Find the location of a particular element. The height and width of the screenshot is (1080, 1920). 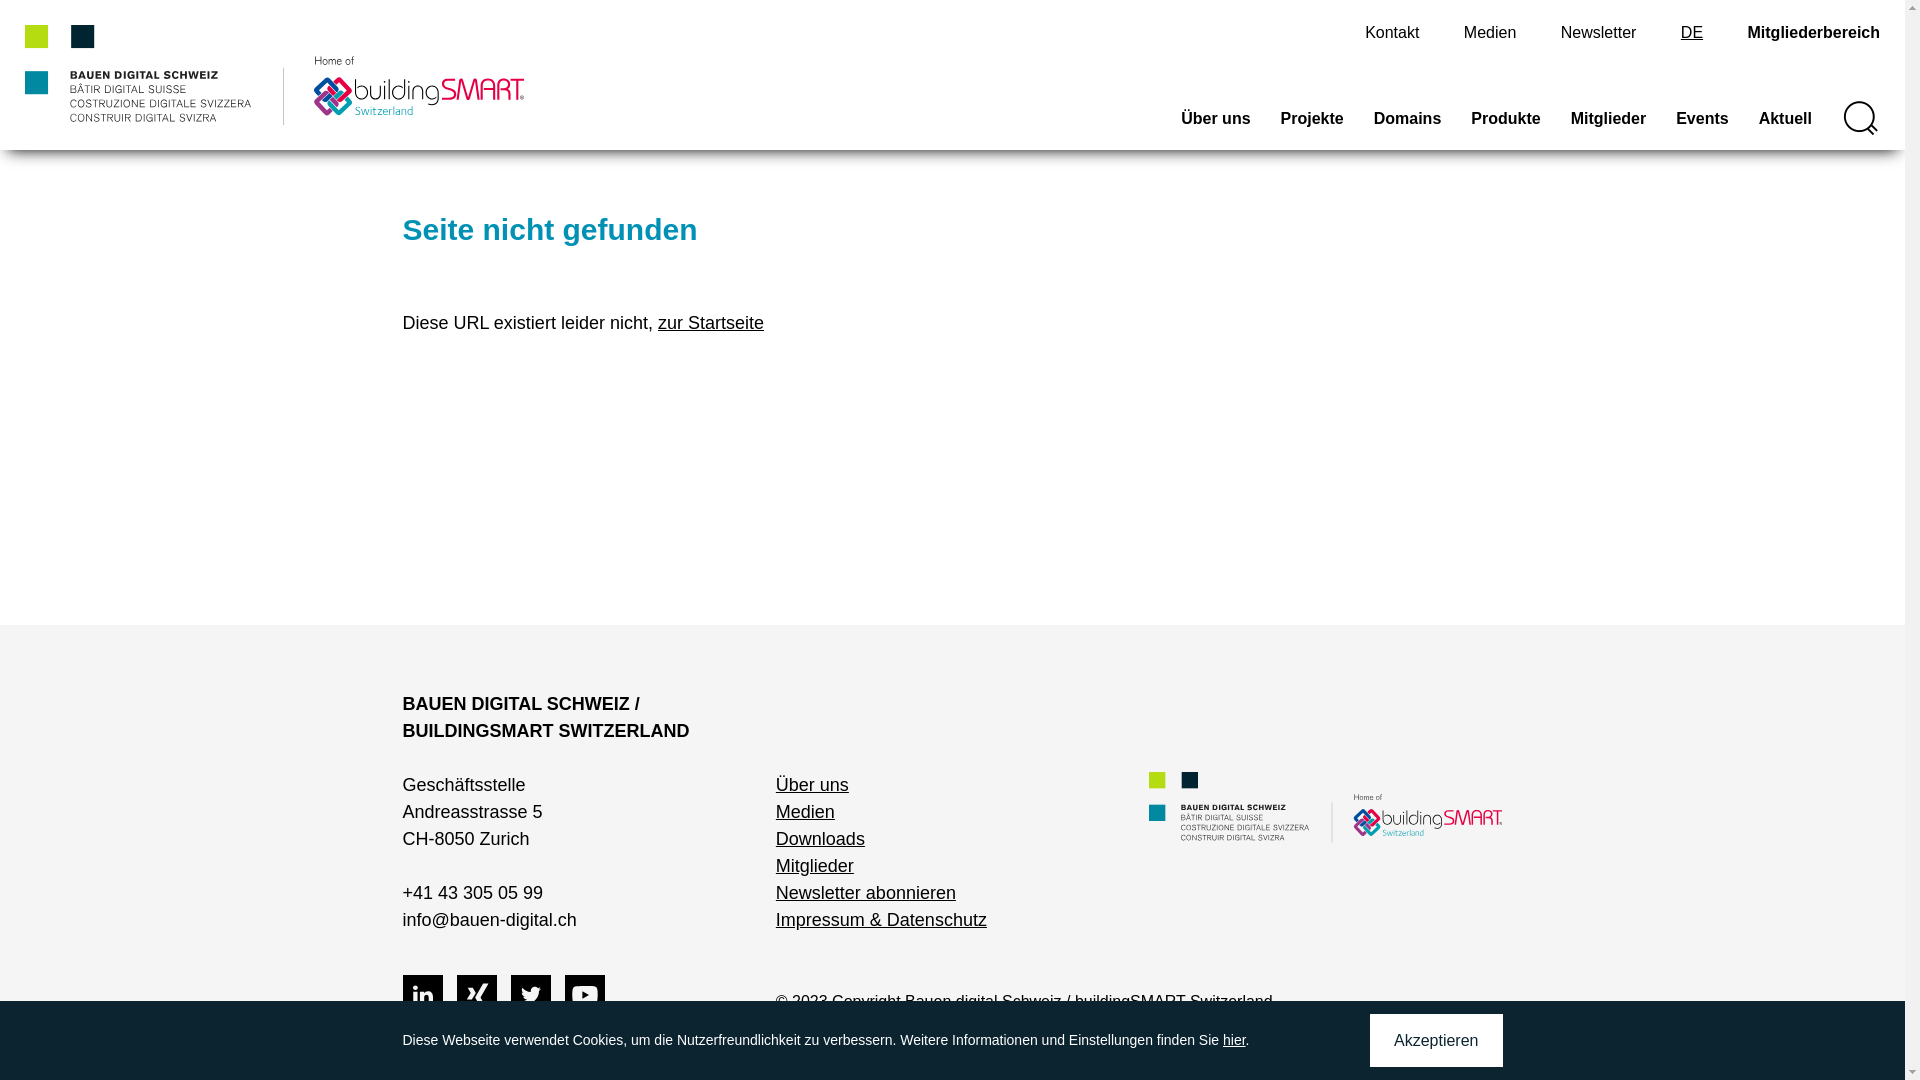

'Downloads' is located at coordinates (775, 839).